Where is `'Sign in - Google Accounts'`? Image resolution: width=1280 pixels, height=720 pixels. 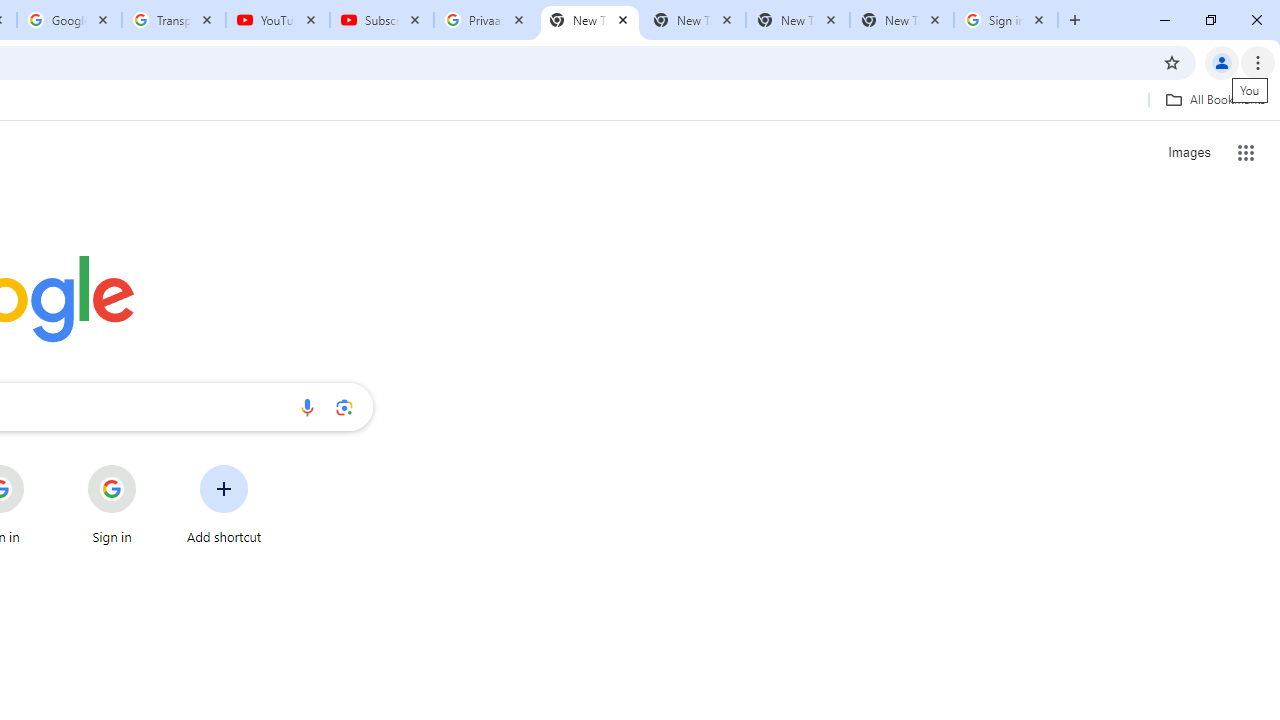
'Sign in - Google Accounts' is located at coordinates (1006, 20).